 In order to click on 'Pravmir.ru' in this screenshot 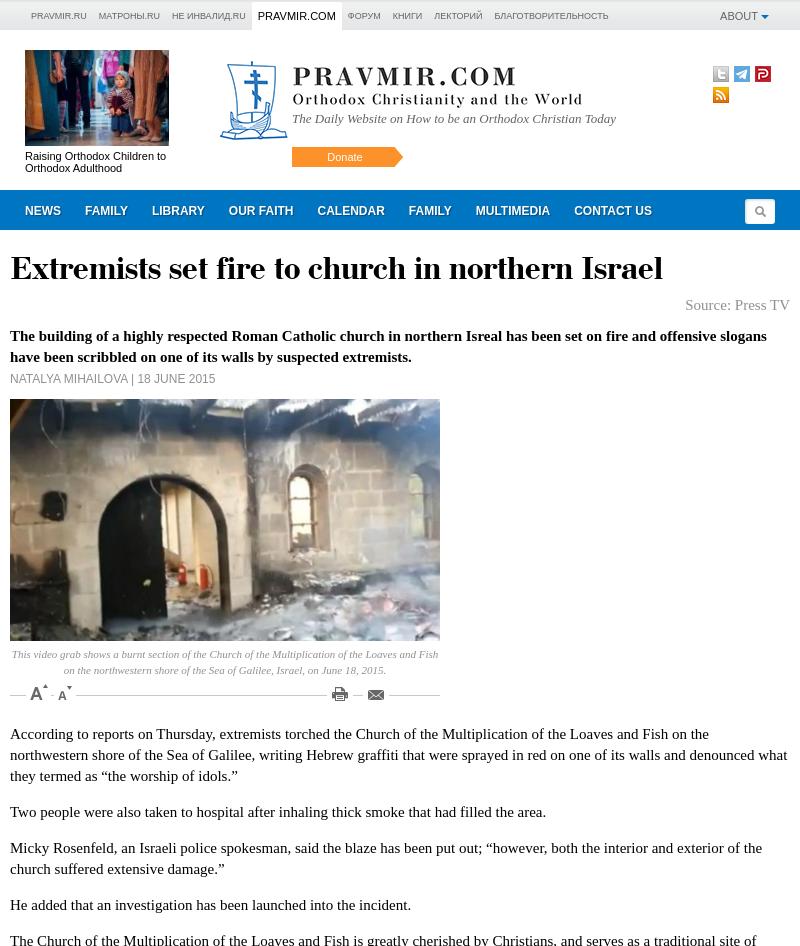, I will do `click(57, 15)`.